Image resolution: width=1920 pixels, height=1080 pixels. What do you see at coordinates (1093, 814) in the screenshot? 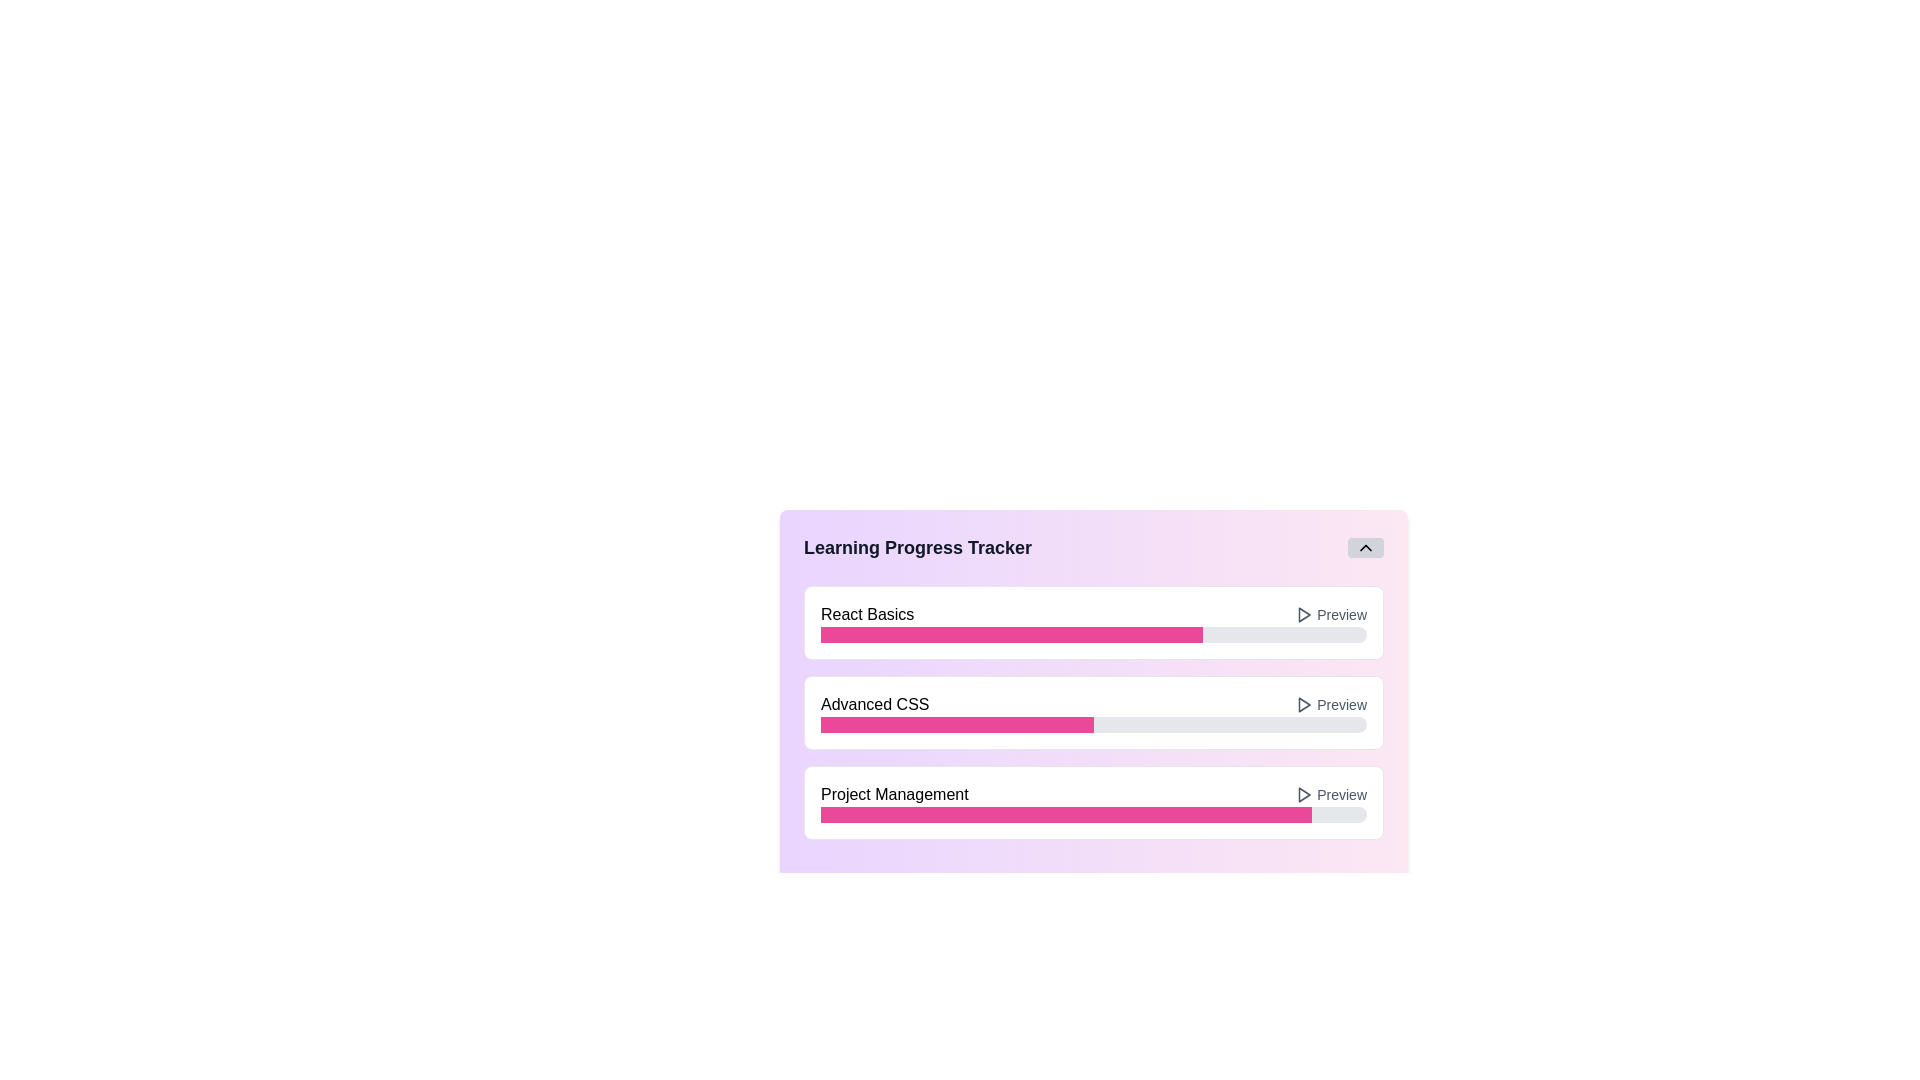
I see `the progress bar styled as a horizontal rounded rectangle with a light gray background and a pink-filled section, located at the bottom of the 'Project Management' card in the 'Learning Progress Tracker' UI section` at bounding box center [1093, 814].